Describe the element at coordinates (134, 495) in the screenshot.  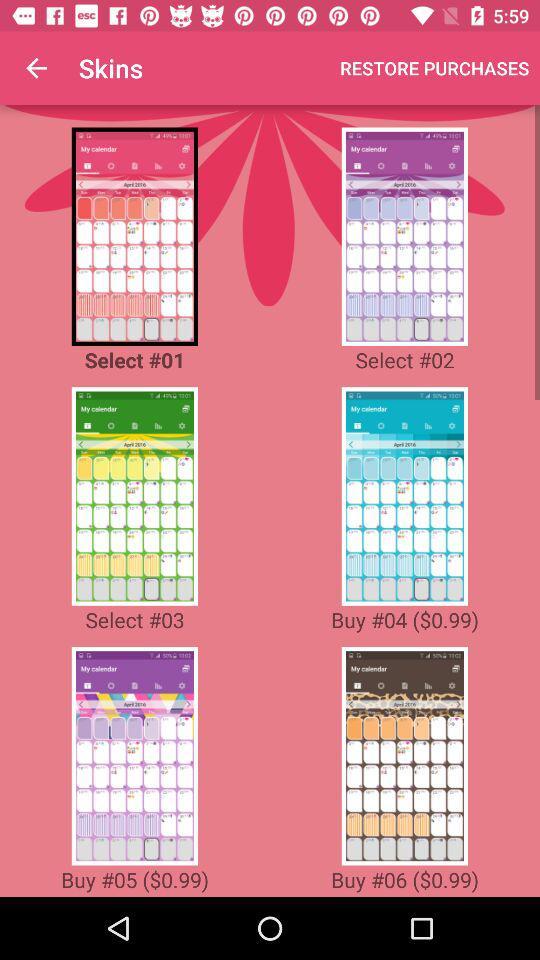
I see `the skin selections page` at that location.